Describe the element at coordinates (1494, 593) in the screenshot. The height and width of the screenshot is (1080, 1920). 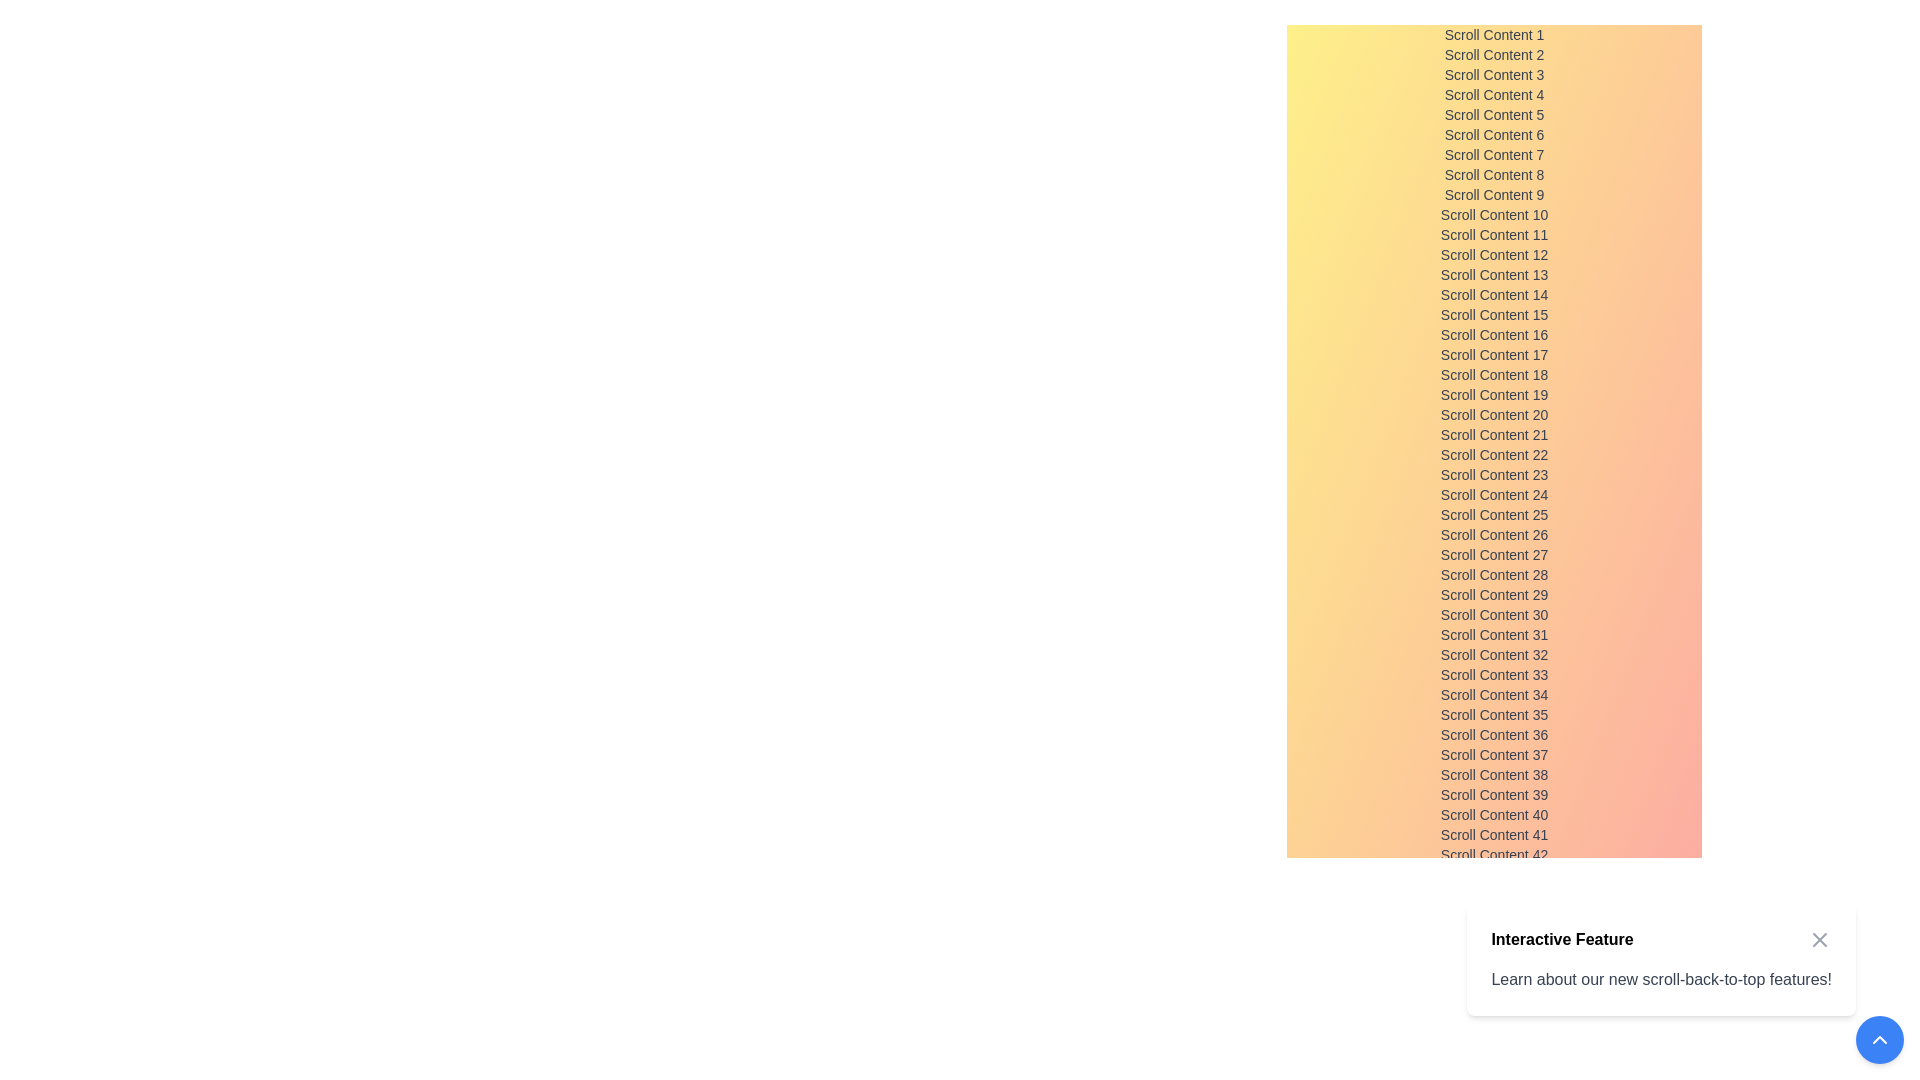
I see `the text label reading 'Scroll Content 29' visually, which is styled in gray text` at that location.